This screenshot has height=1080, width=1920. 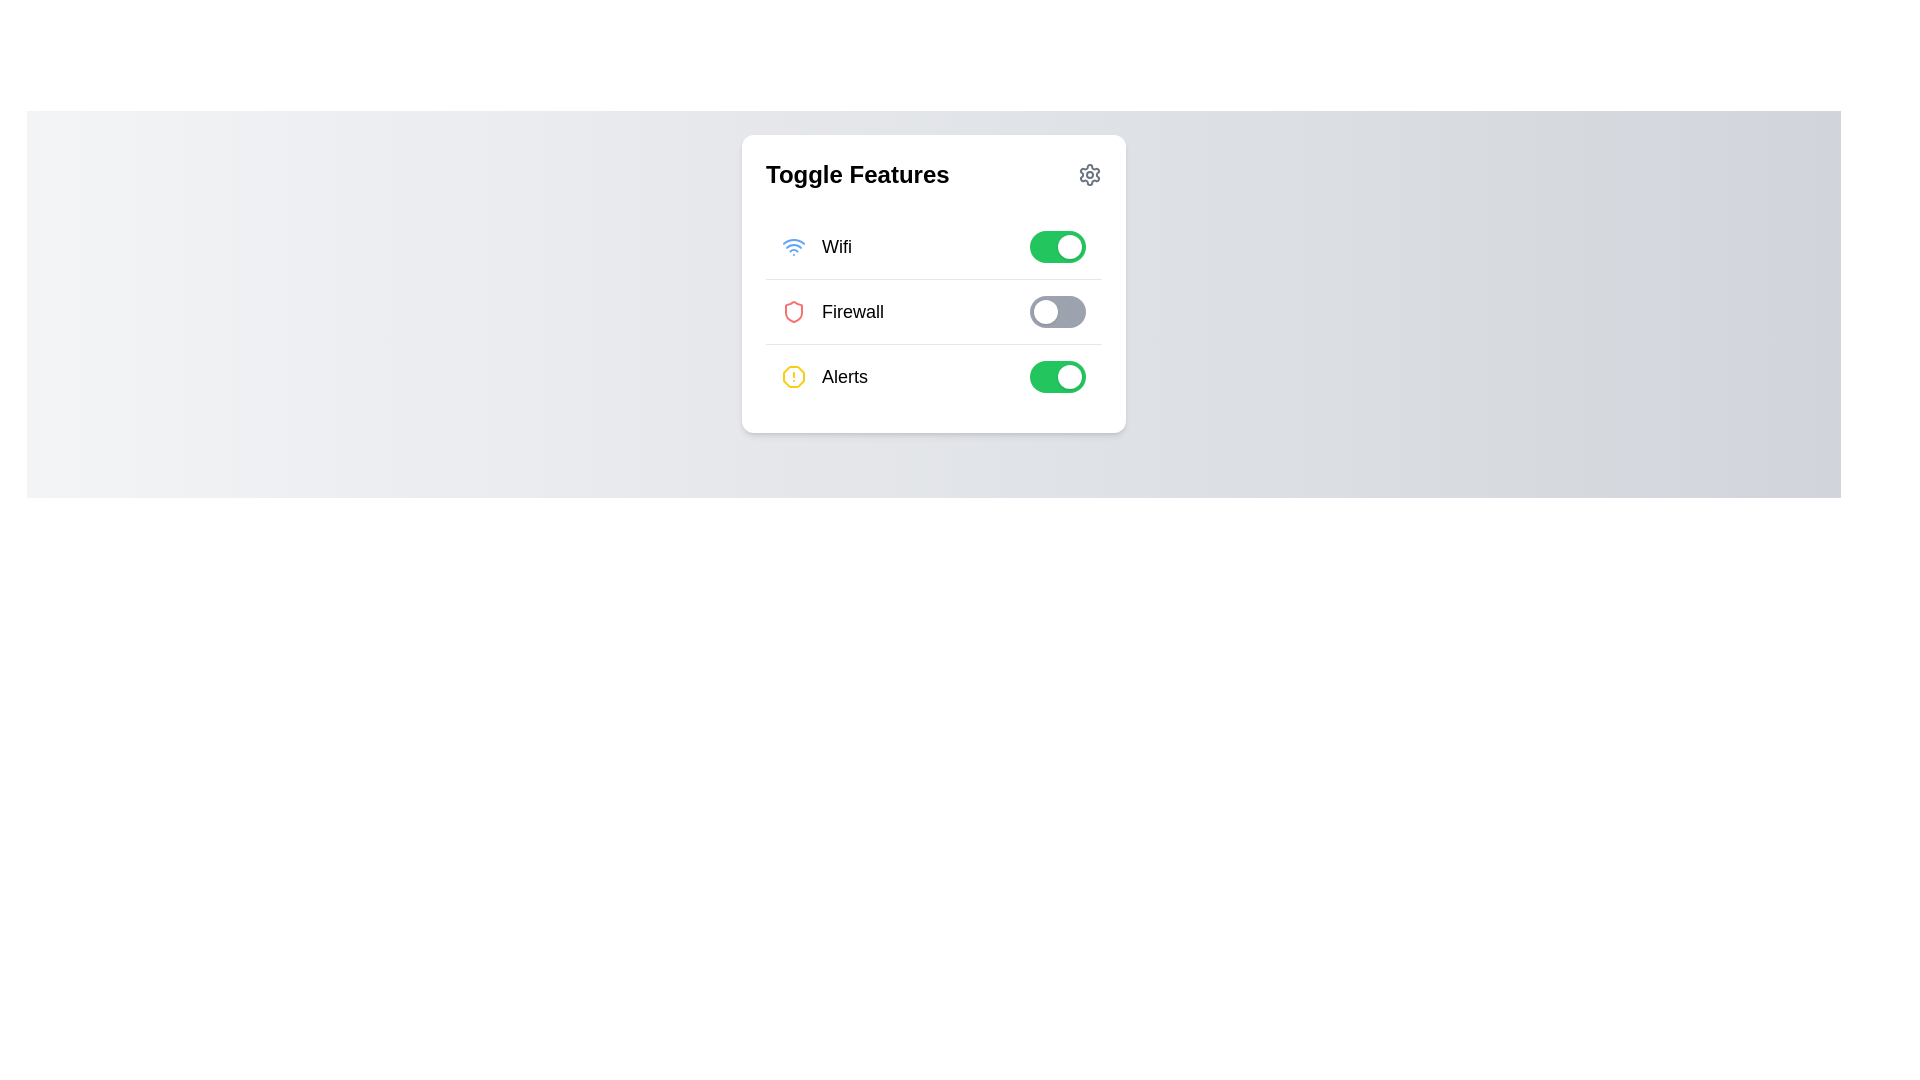 What do you see at coordinates (833, 312) in the screenshot?
I see `the 'Firewall' label with the red shield icon in the toggle feature panel` at bounding box center [833, 312].